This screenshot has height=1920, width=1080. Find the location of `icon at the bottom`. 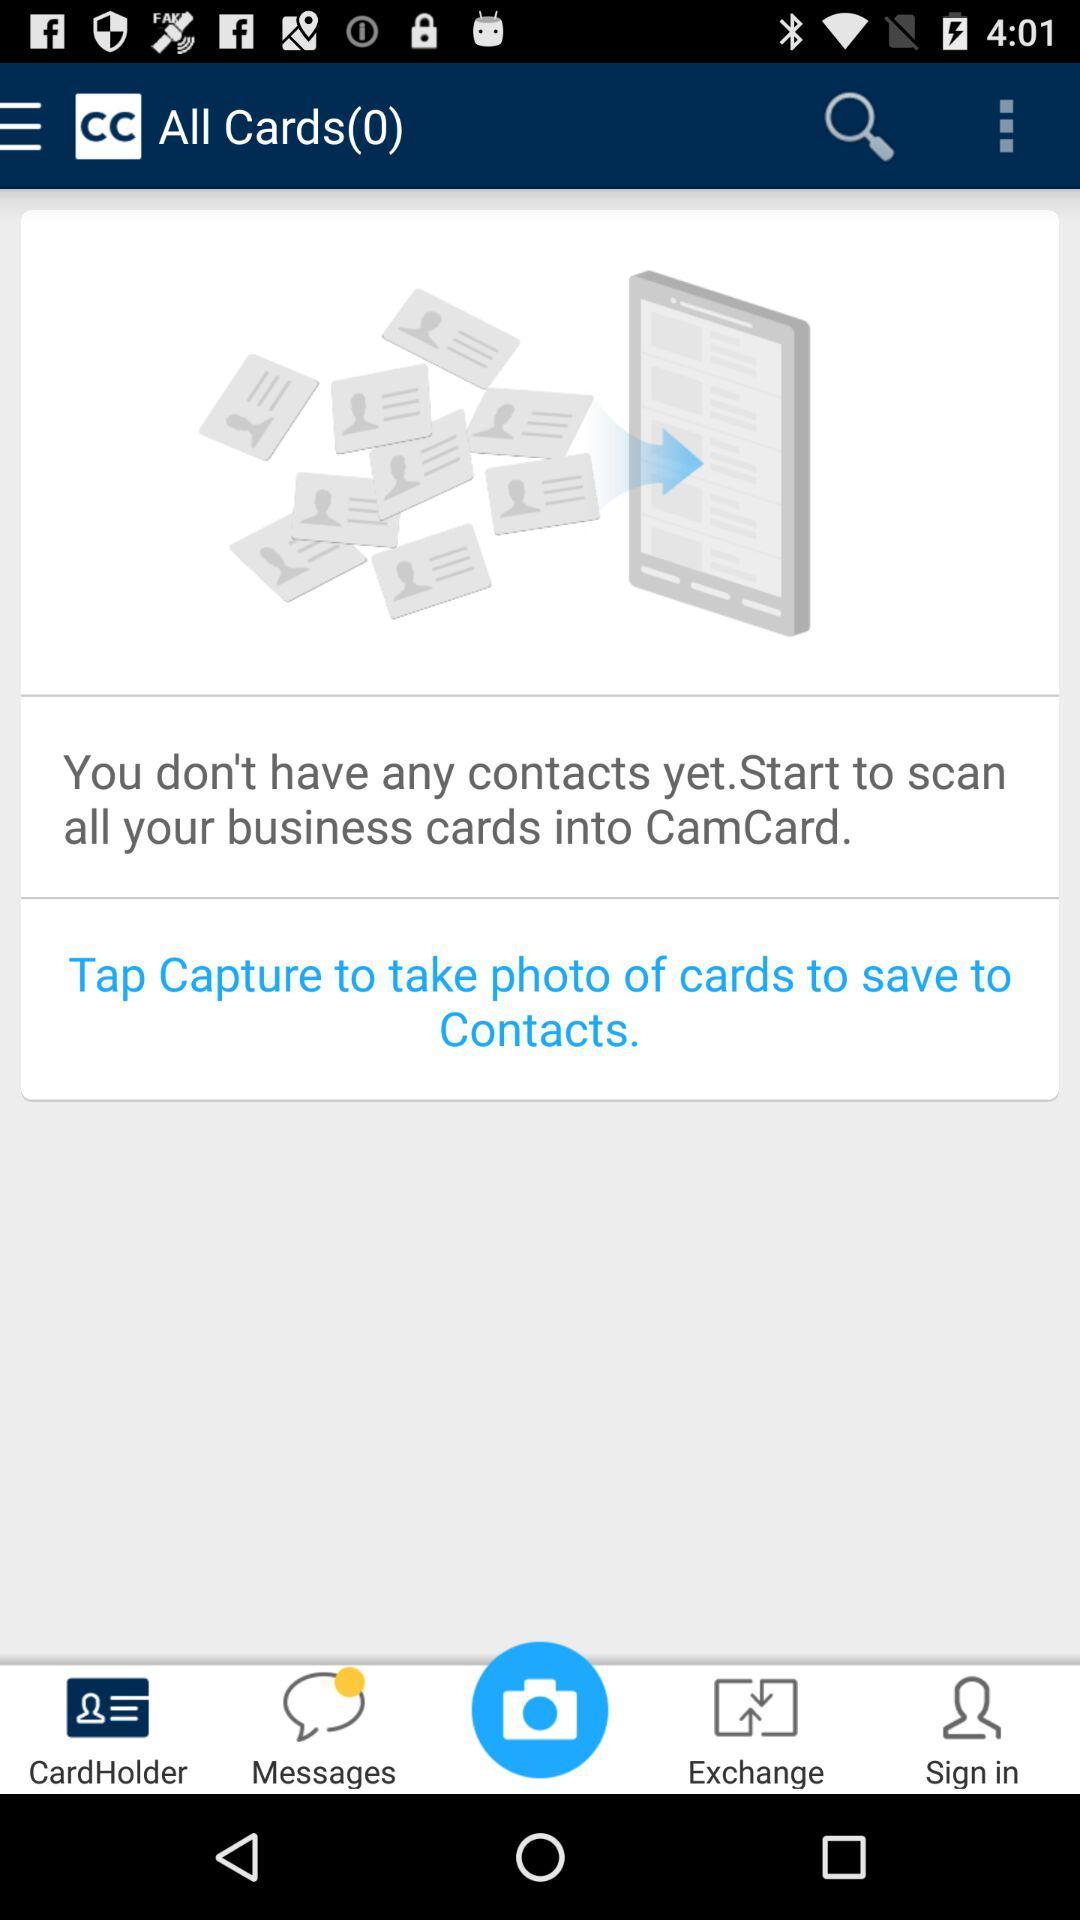

icon at the bottom is located at coordinates (540, 1708).